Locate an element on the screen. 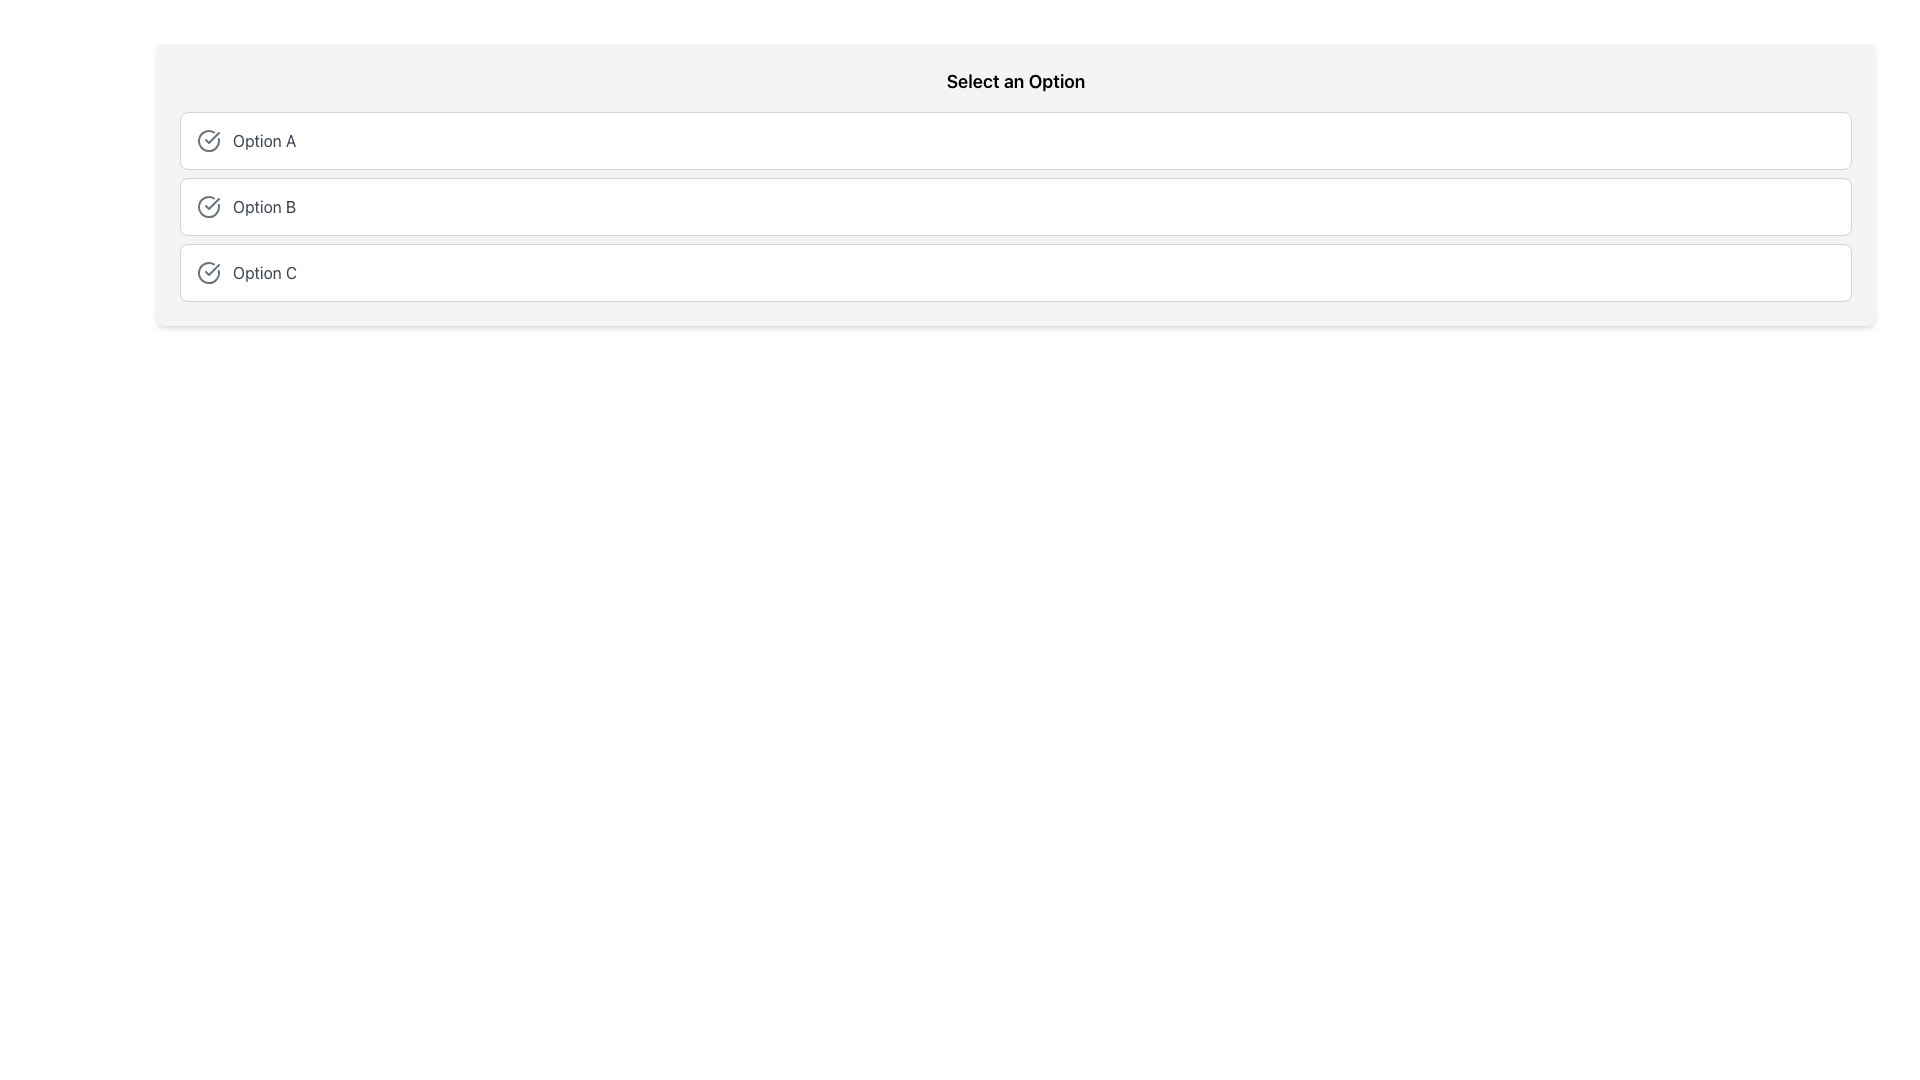 The image size is (1920, 1080). the text label reading 'Option C', which is part of a selectable item layout and located as the third item in a vertical list is located at coordinates (264, 273).